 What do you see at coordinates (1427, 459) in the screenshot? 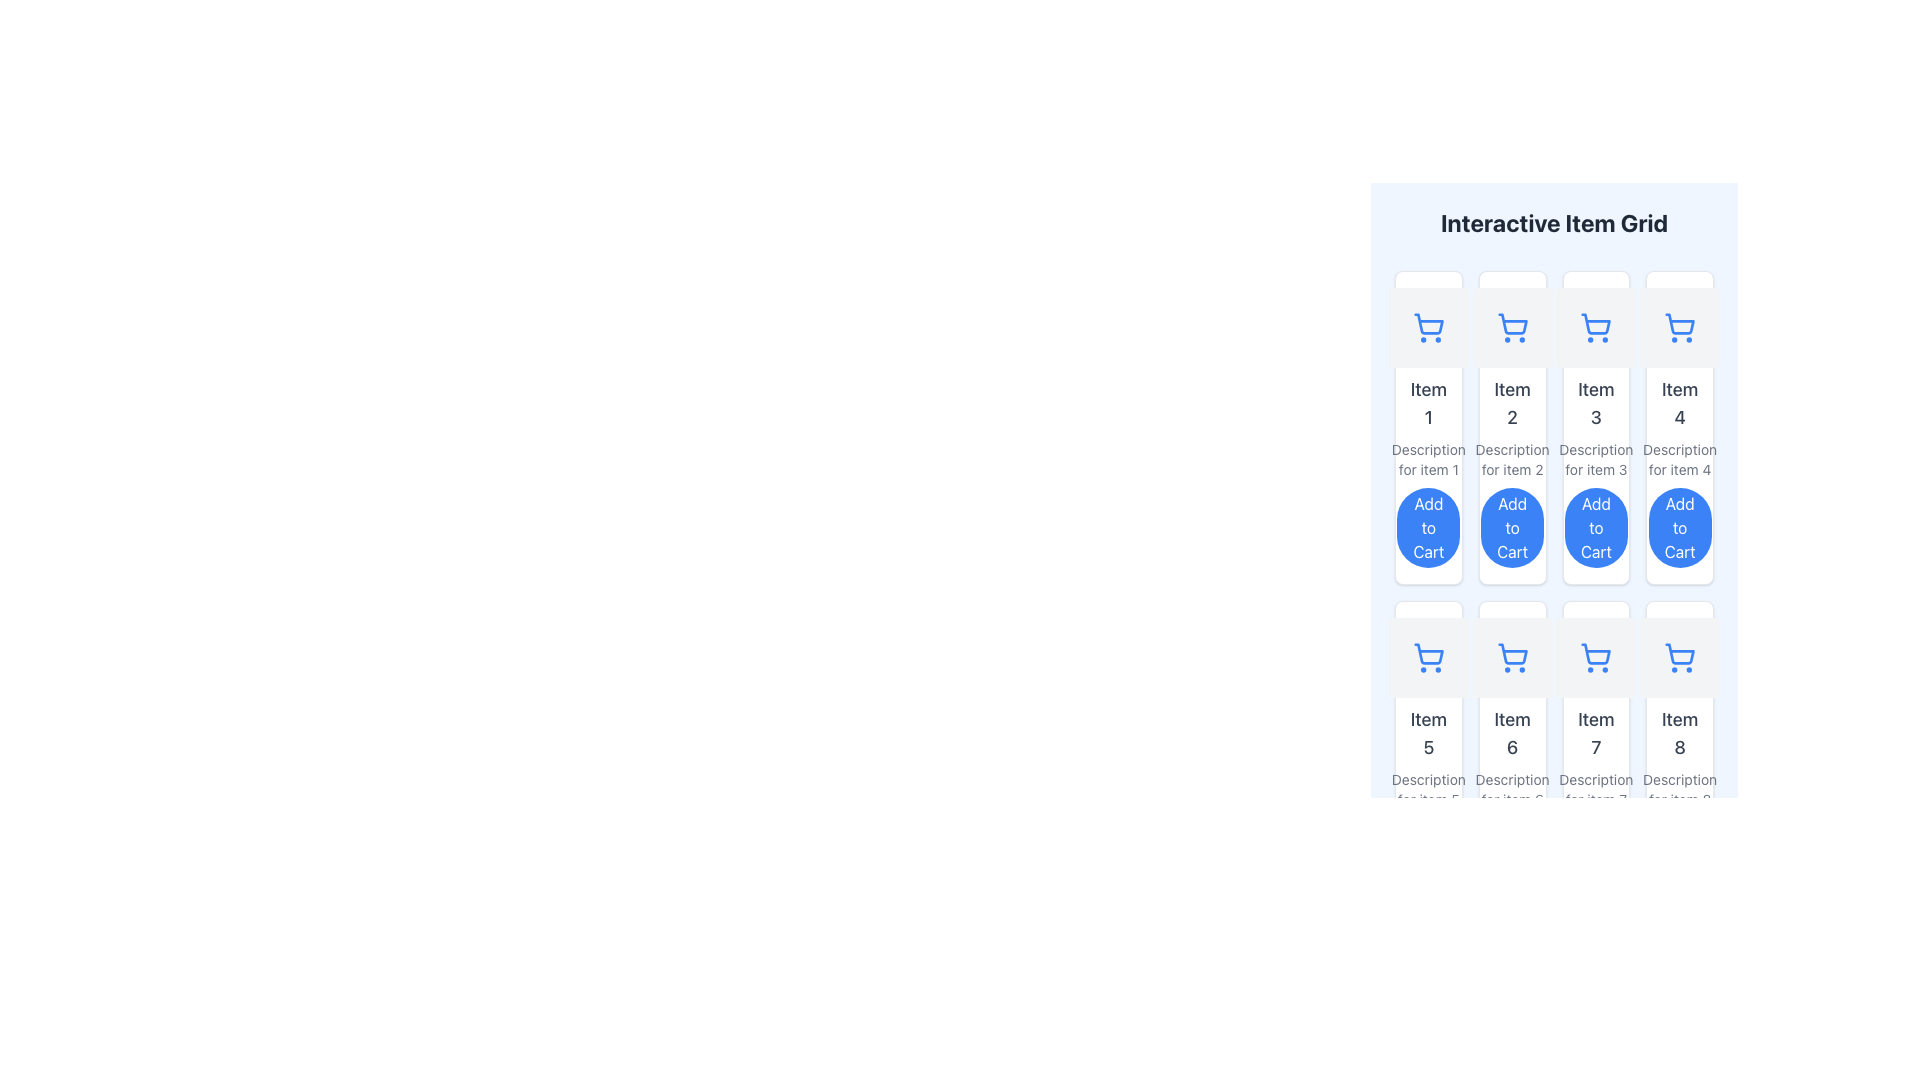
I see `the Text Label that provides additional information about 'Item 1', positioned below 'Item 1' and above the 'Add to Cart' button` at bounding box center [1427, 459].